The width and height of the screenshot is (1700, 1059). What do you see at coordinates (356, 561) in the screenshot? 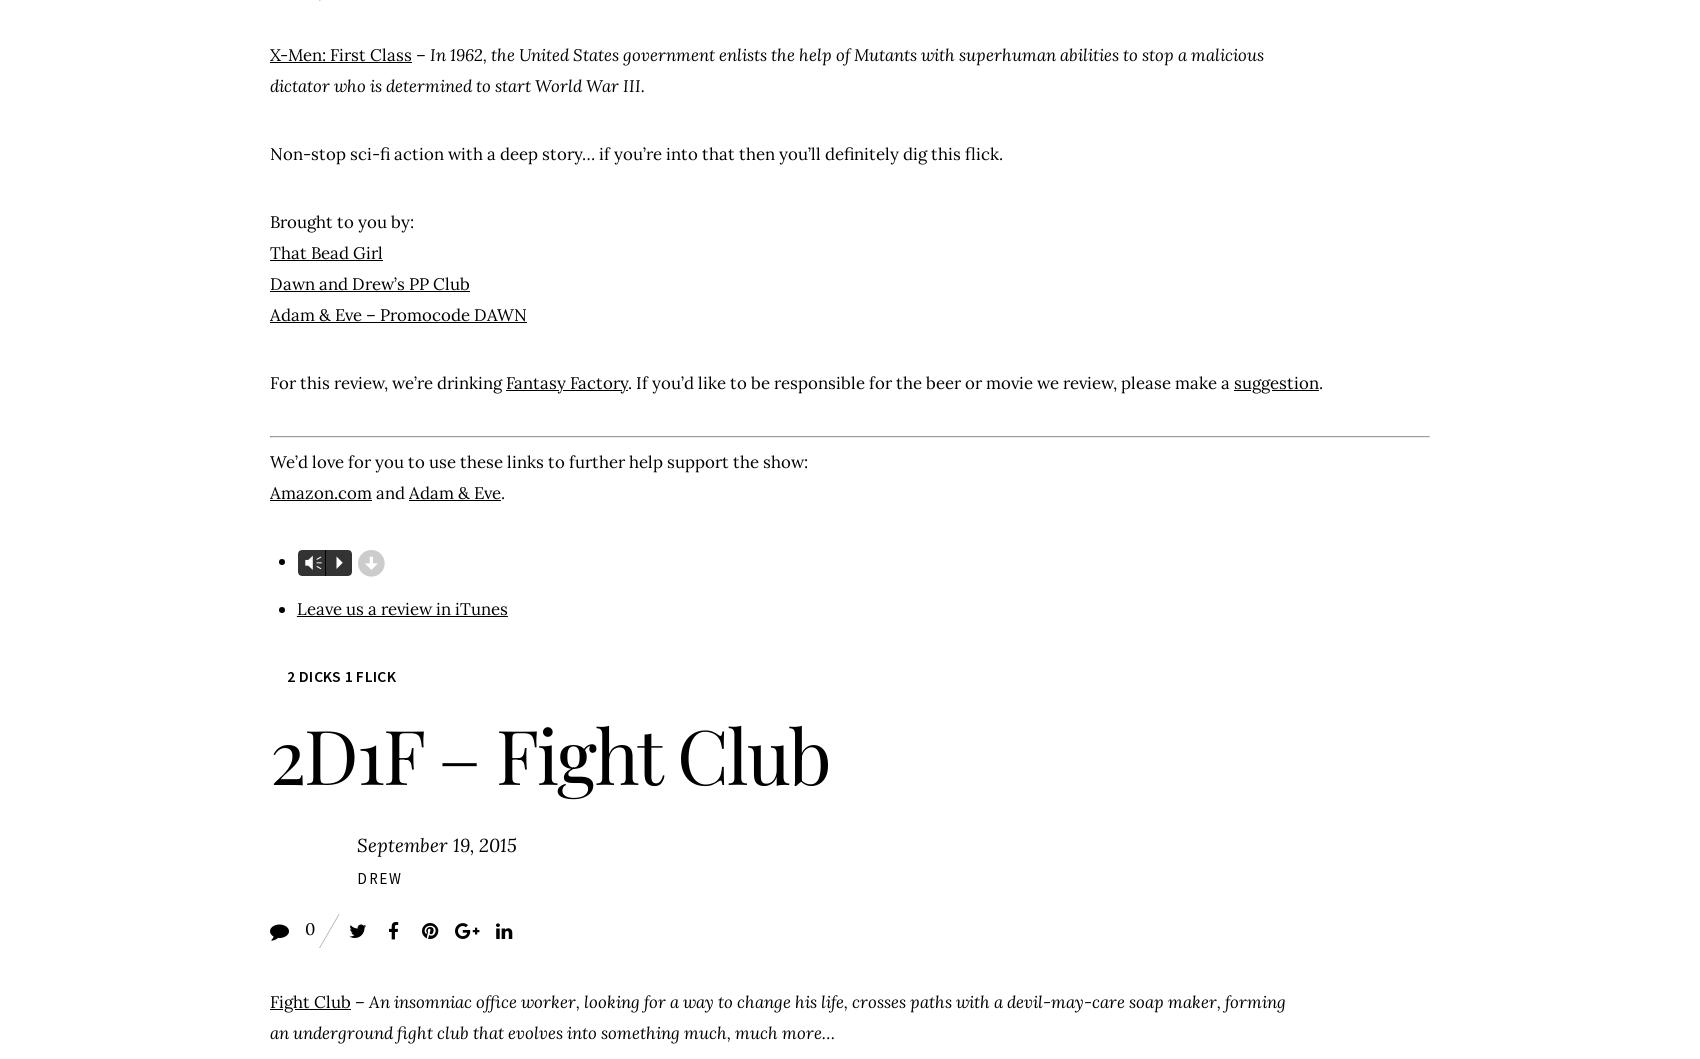
I see `'d'` at bounding box center [356, 561].